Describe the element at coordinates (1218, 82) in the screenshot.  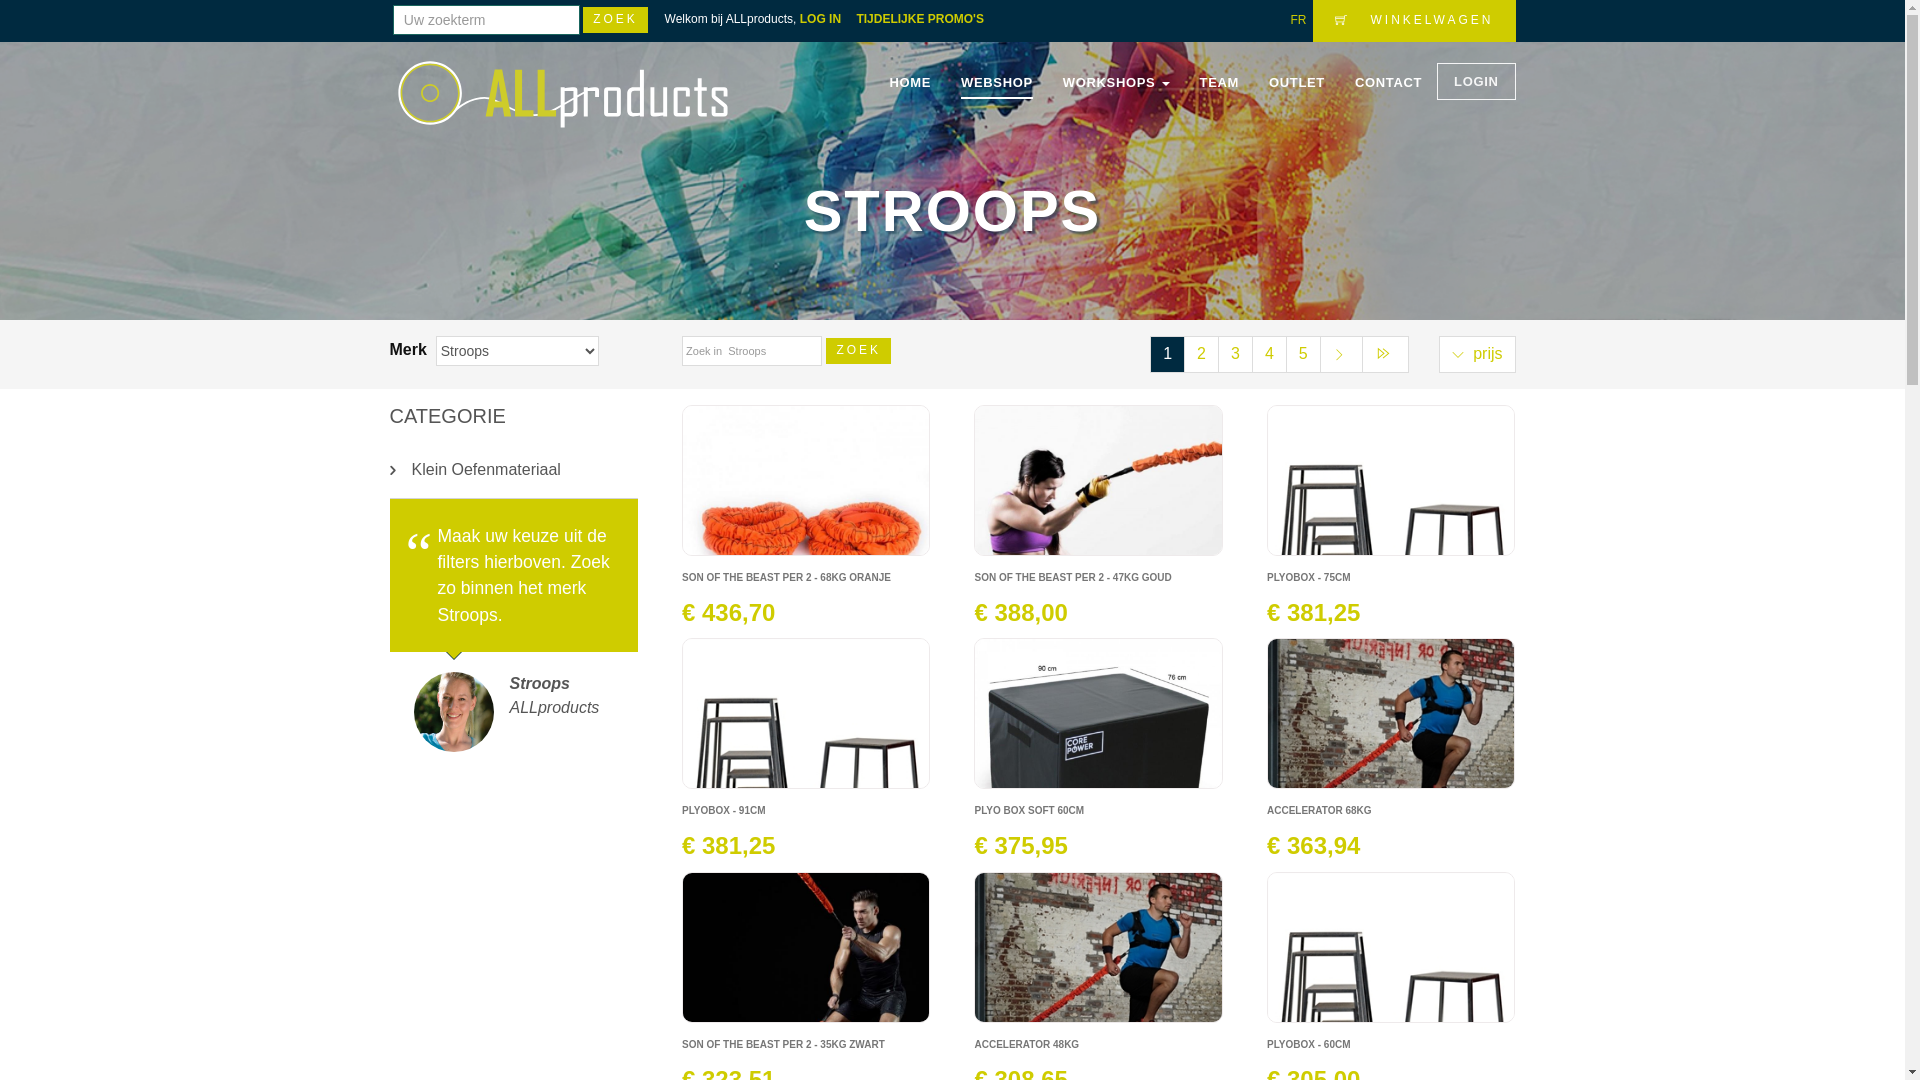
I see `'TEAM'` at that location.